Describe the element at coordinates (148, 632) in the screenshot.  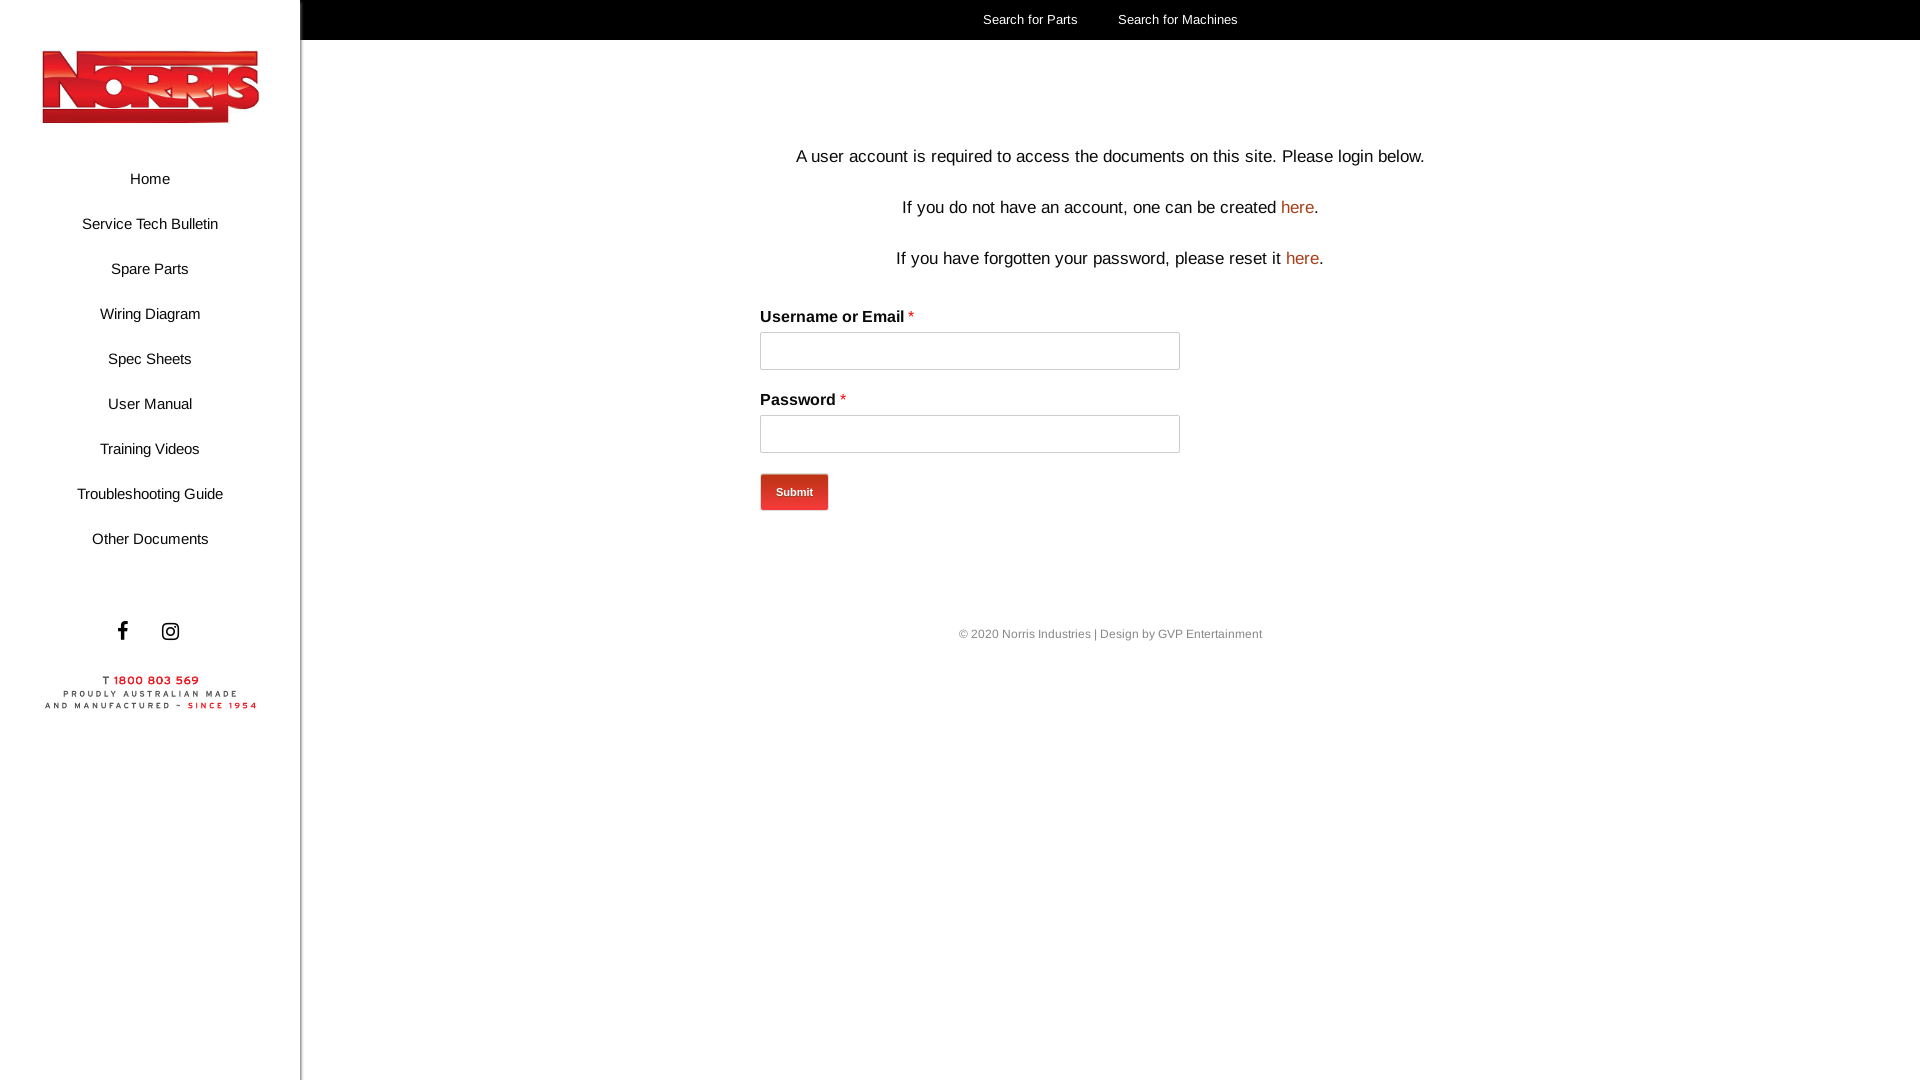
I see `'Instagram'` at that location.